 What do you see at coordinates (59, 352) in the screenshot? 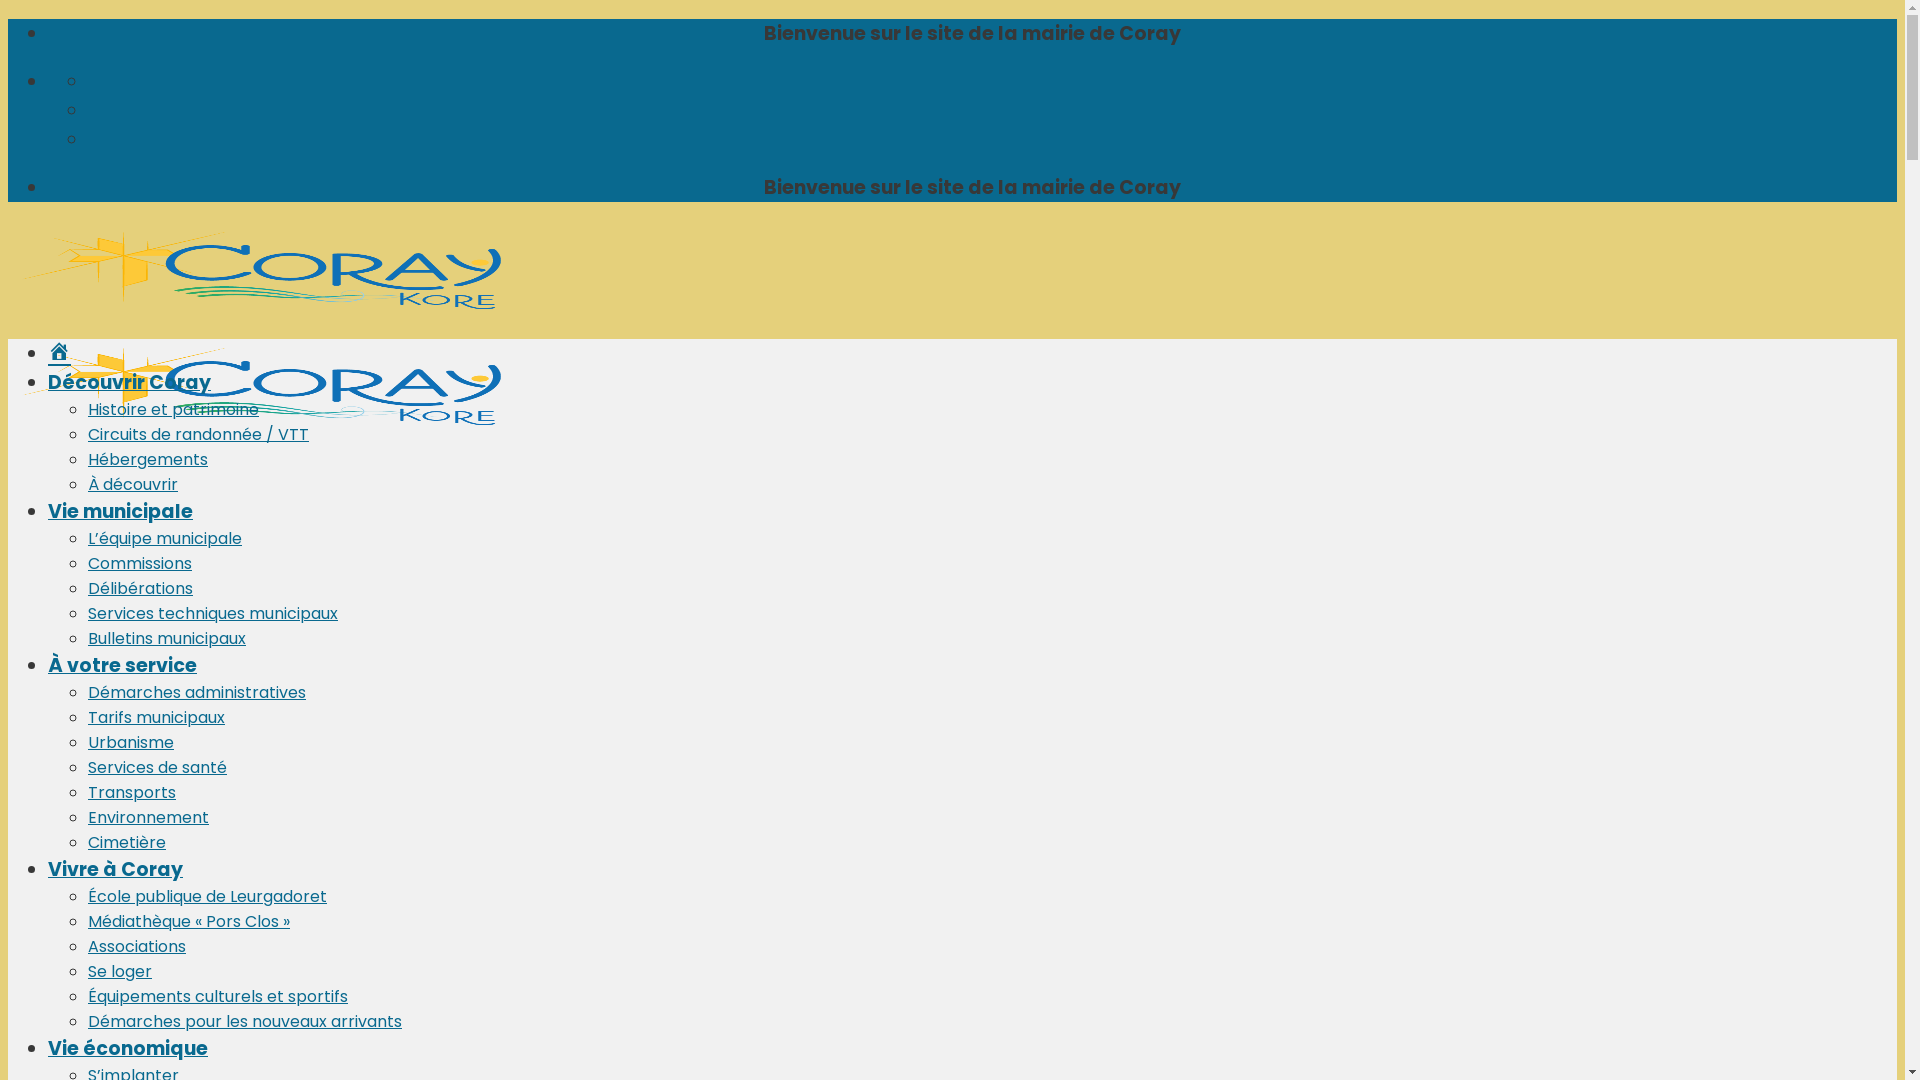
I see `'Accueil'` at bounding box center [59, 352].